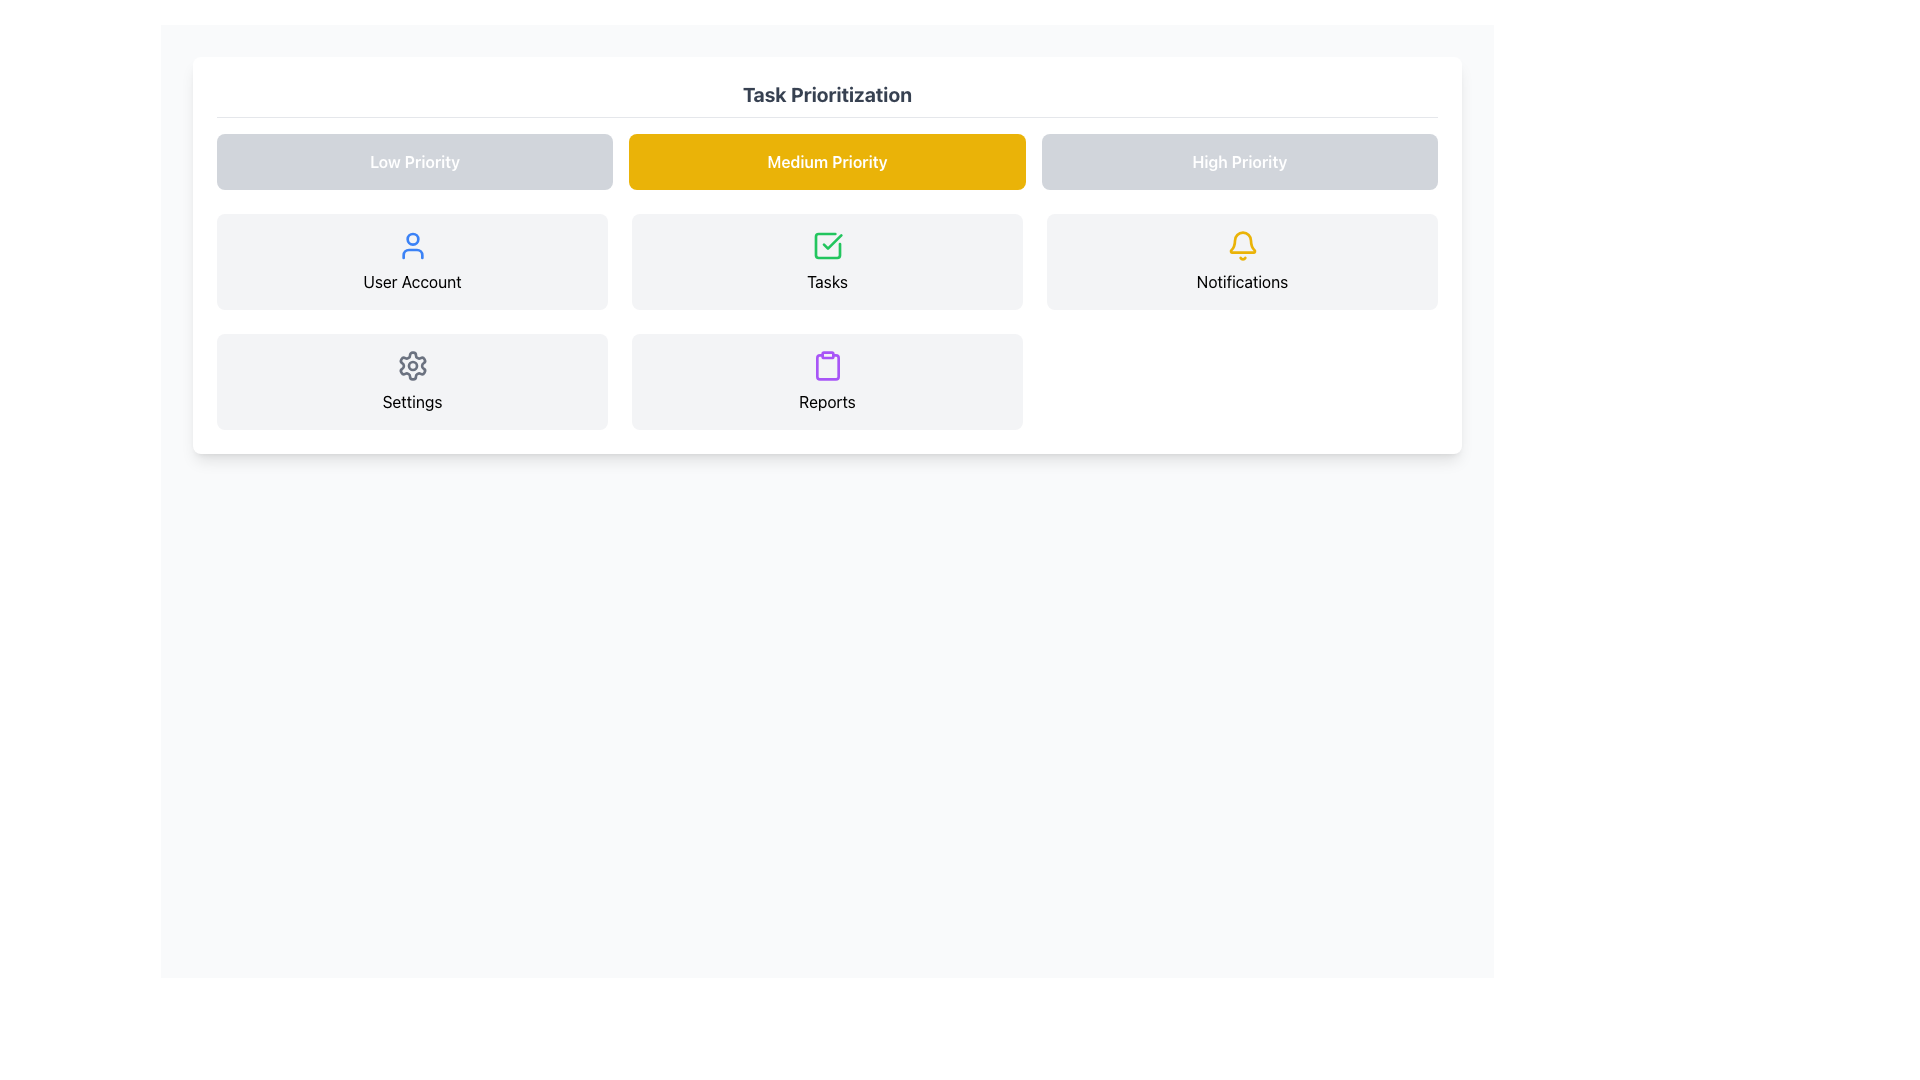  What do you see at coordinates (1241, 281) in the screenshot?
I see `the 'Notifications' text label which is a medium-sized, dark font located below the yellow notification bell icon in the top-right cell of the grid` at bounding box center [1241, 281].